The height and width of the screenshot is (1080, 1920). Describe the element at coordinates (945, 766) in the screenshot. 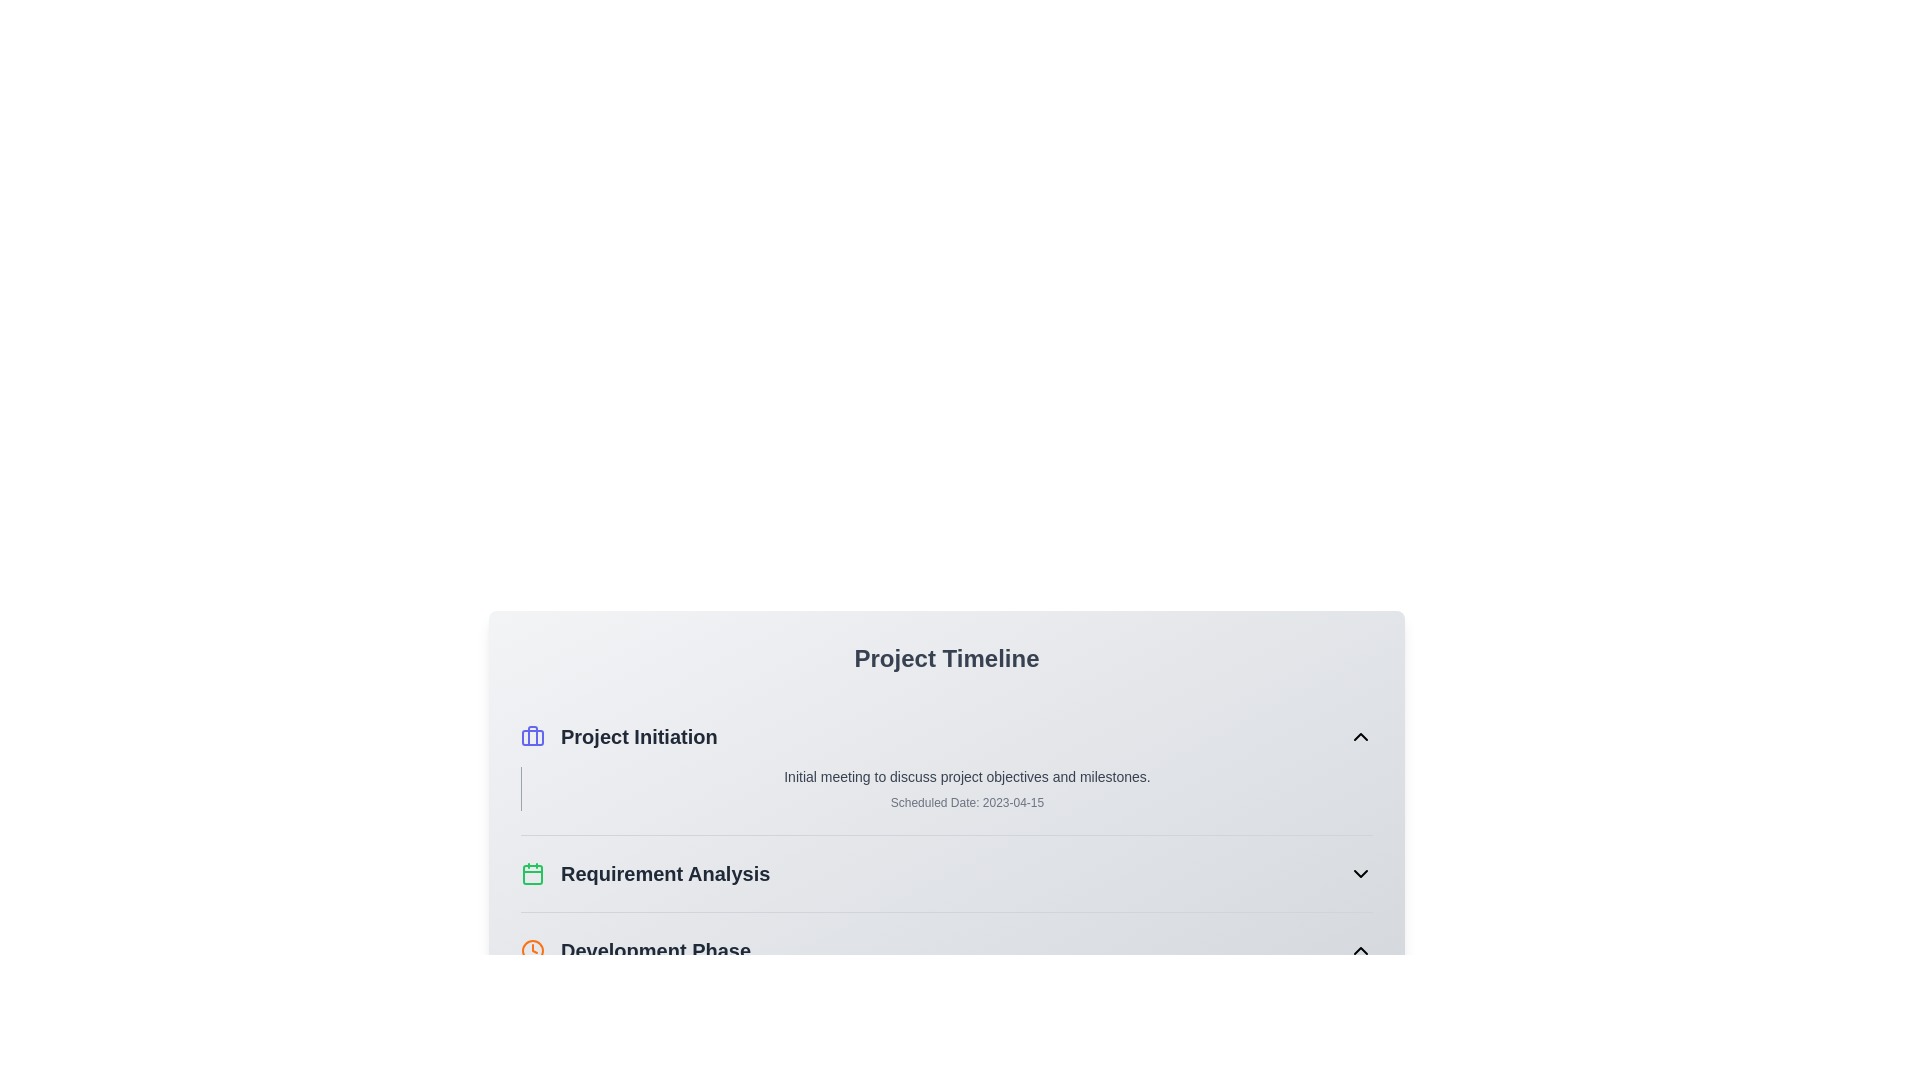

I see `the scheduled date by interacting with the 'Project Initiation' section of the collapsible timeline, which is the first section below 'Project Timeline'` at that location.